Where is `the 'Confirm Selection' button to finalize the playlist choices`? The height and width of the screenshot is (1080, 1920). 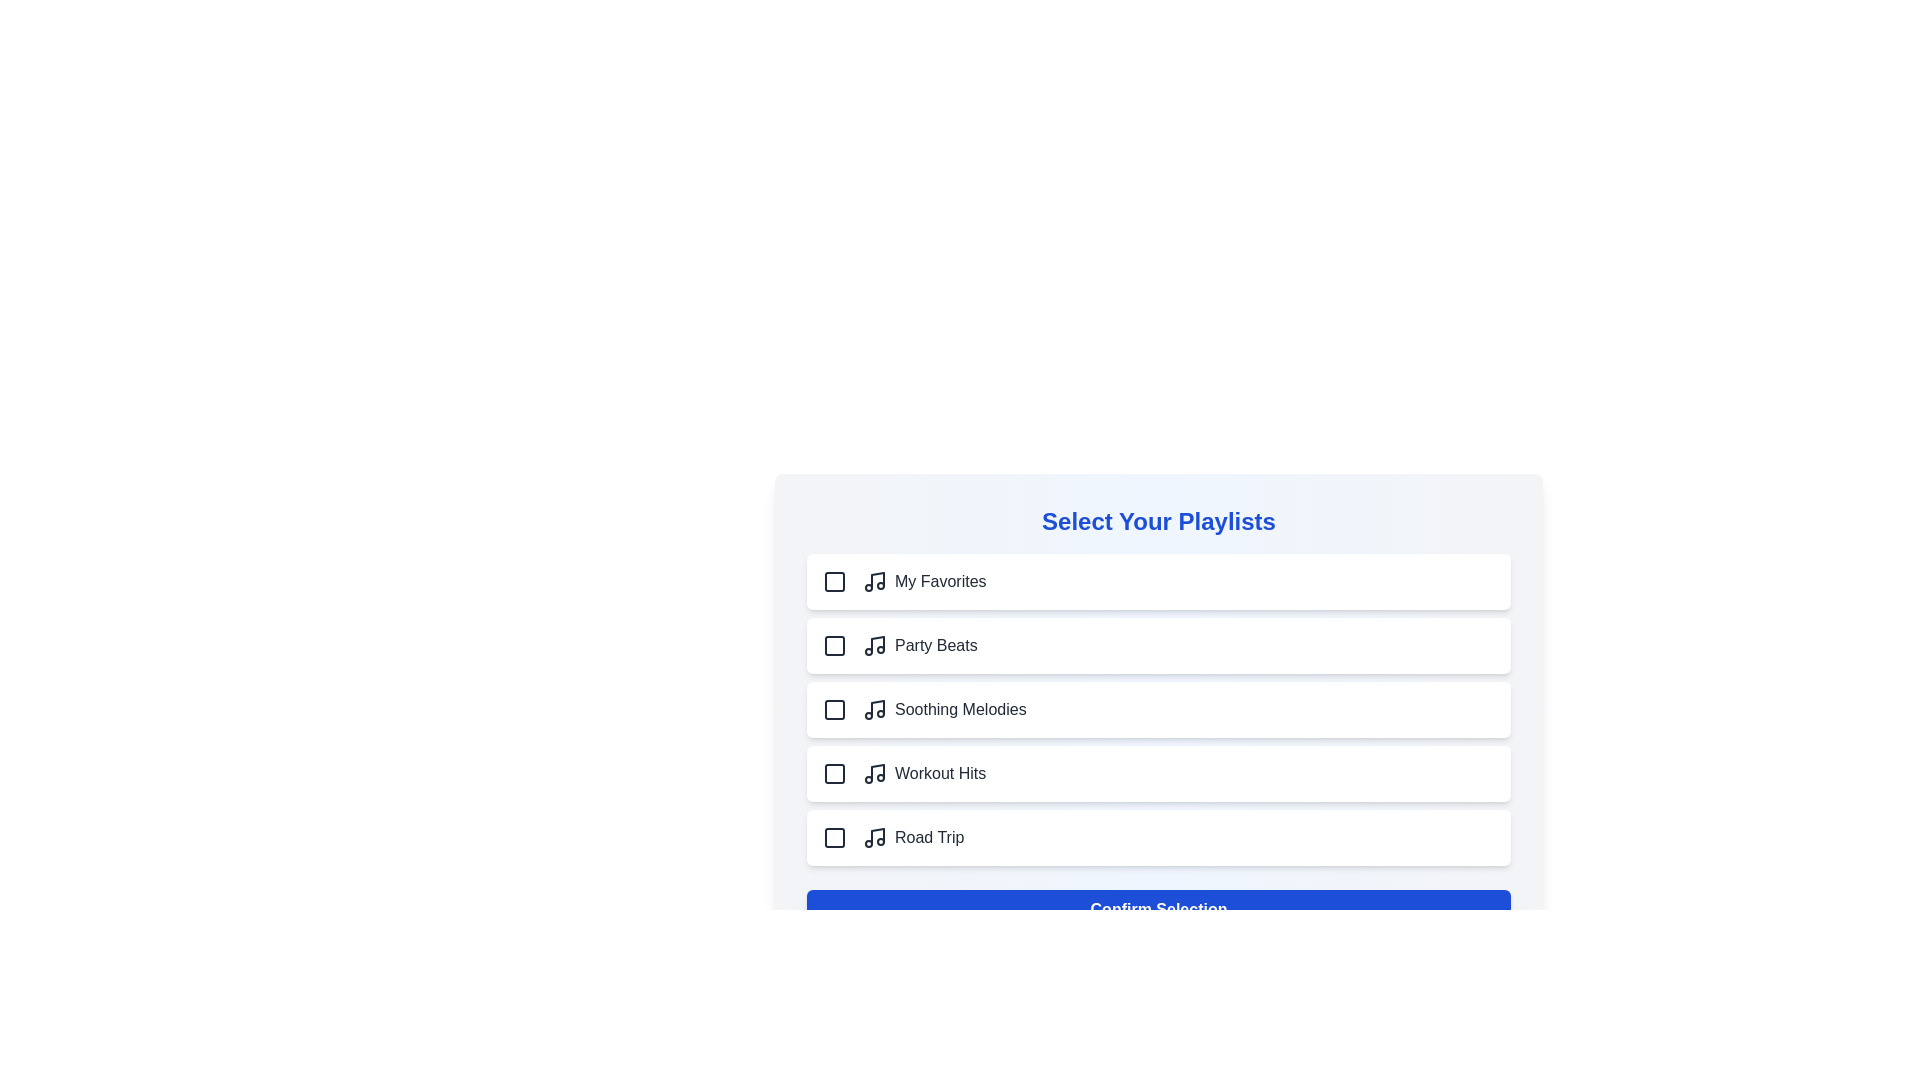 the 'Confirm Selection' button to finalize the playlist choices is located at coordinates (1158, 910).